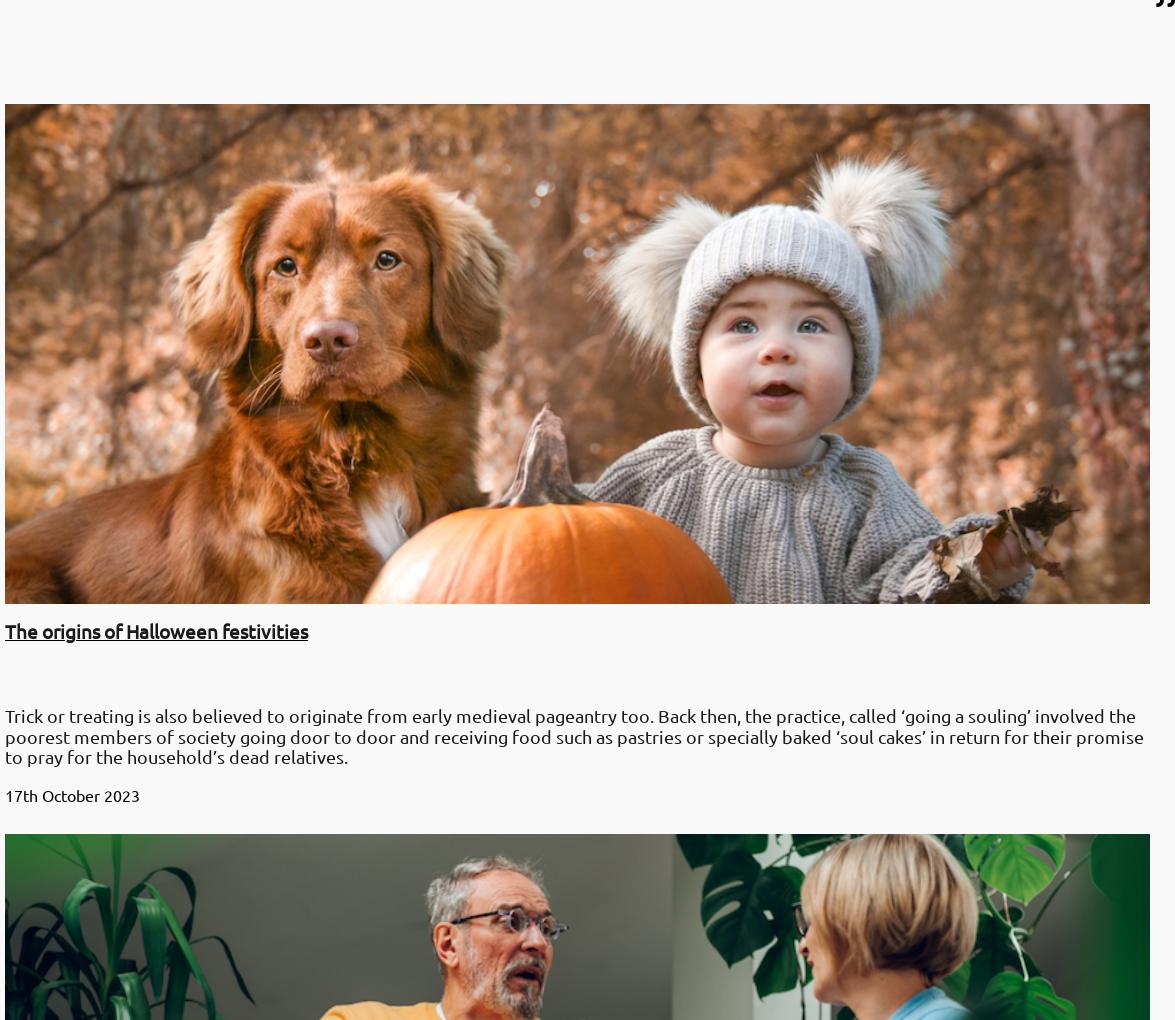 The height and width of the screenshot is (1020, 1175). Describe the element at coordinates (130, 743) in the screenshot. I see `'Office:  + 44 (0)333 344 2341'` at that location.